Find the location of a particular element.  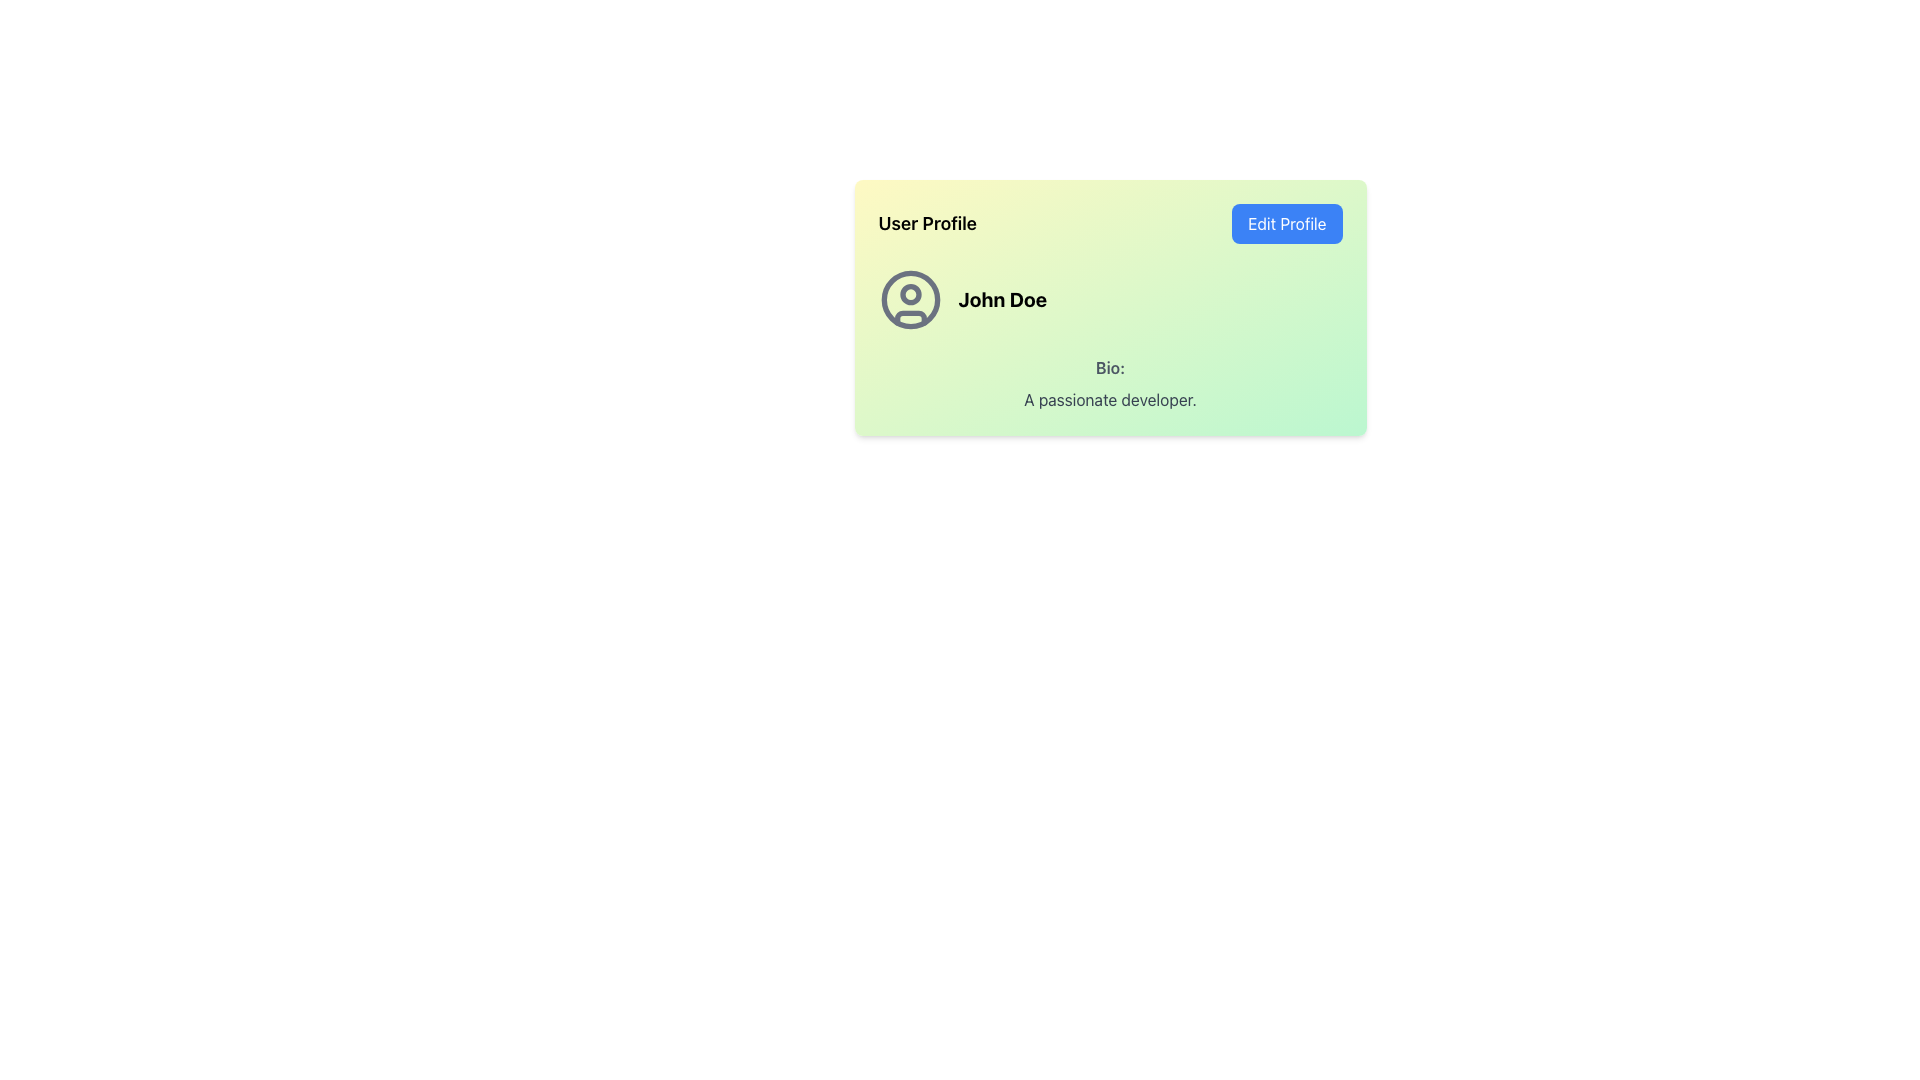

the static text label that contains the text 'Bio:' styled in a bold gray font, located above the description 'A passionate developer' within the user profile card is located at coordinates (1109, 367).